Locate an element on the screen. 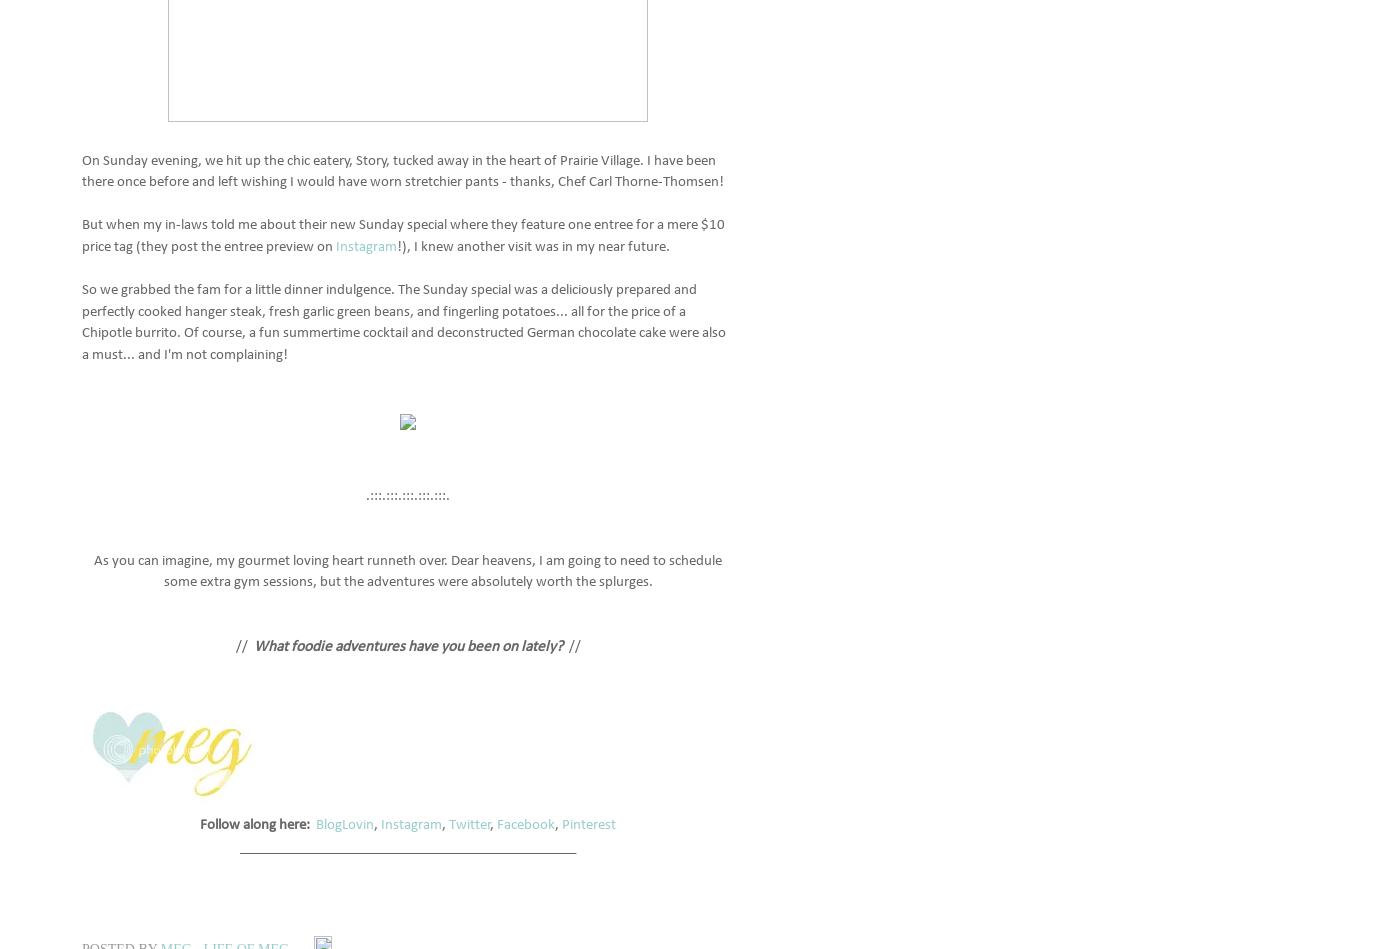 The height and width of the screenshot is (949, 1374). 'Chef Carl Thorne-Thomsen!' is located at coordinates (640, 181).